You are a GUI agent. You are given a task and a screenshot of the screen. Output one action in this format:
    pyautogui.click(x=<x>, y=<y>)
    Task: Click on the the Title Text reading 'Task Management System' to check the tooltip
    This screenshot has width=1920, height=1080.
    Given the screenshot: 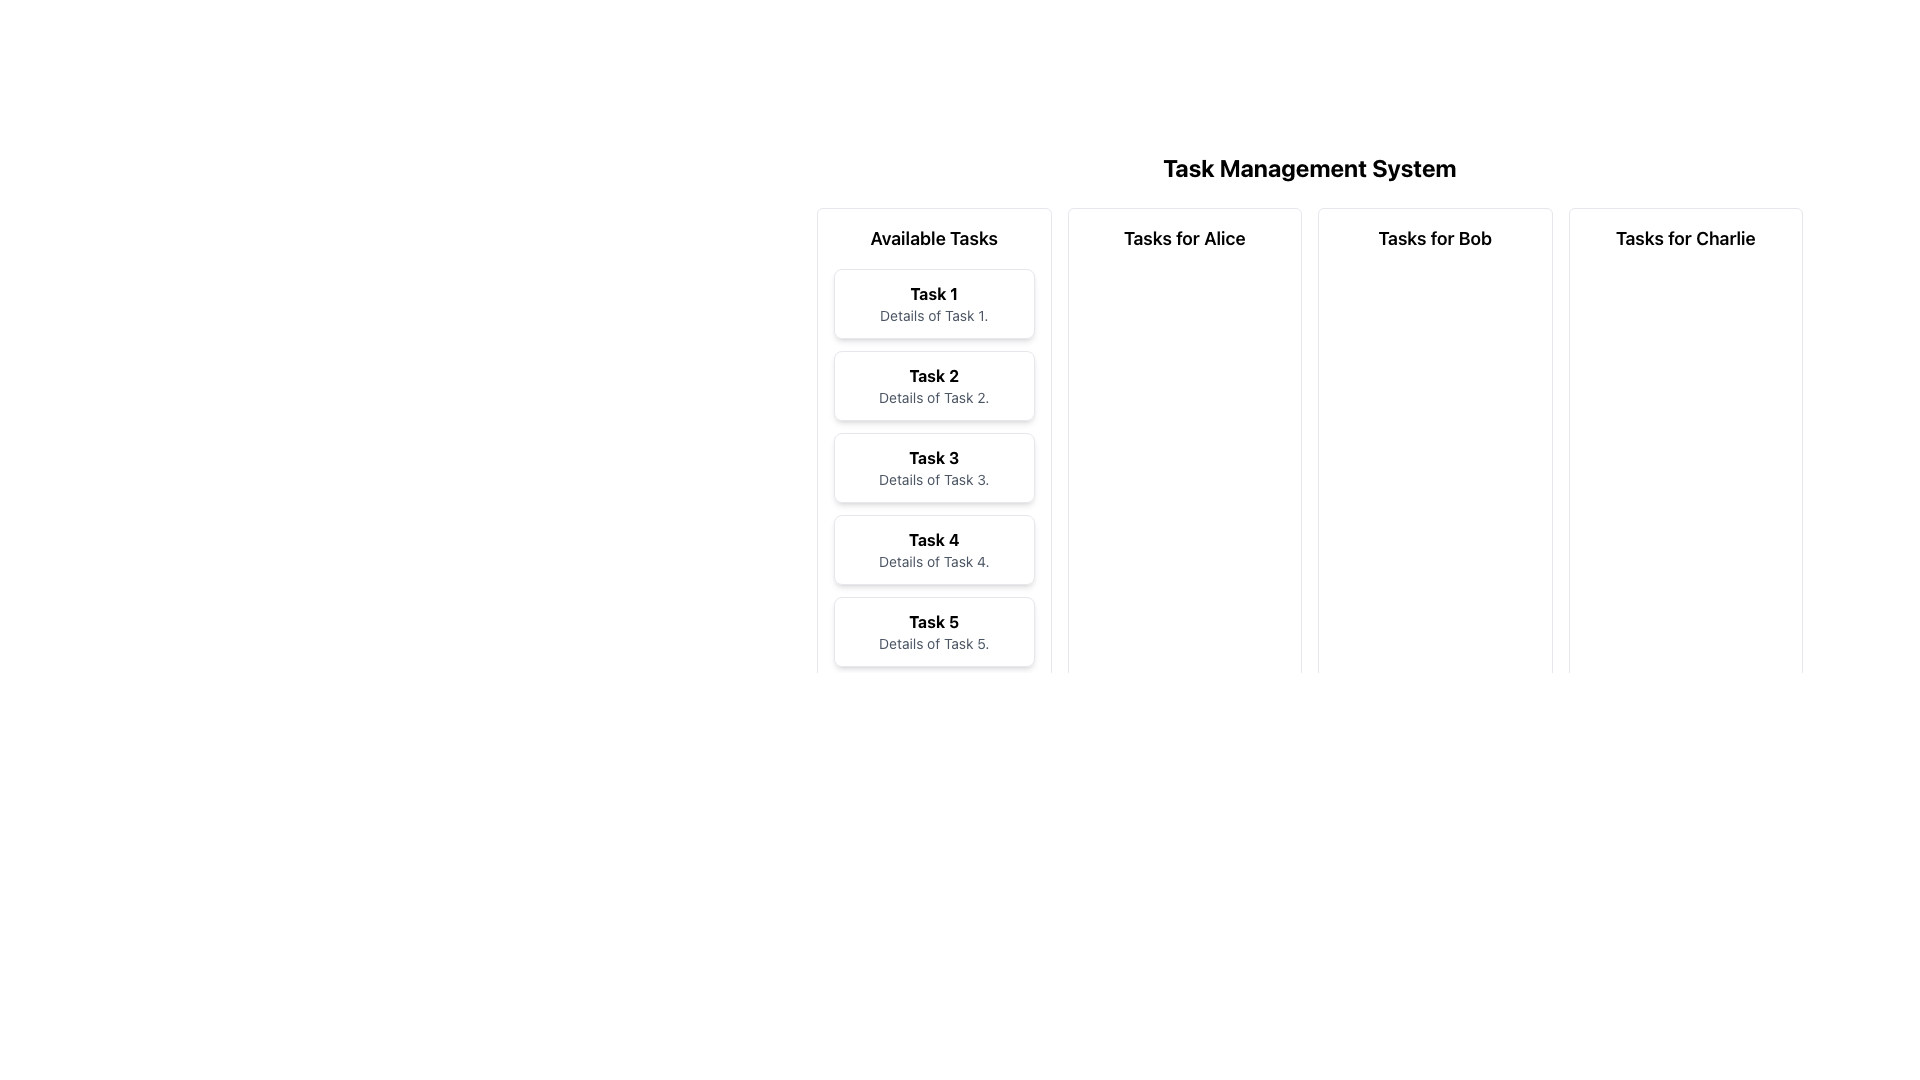 What is the action you would take?
    pyautogui.click(x=1310, y=167)
    